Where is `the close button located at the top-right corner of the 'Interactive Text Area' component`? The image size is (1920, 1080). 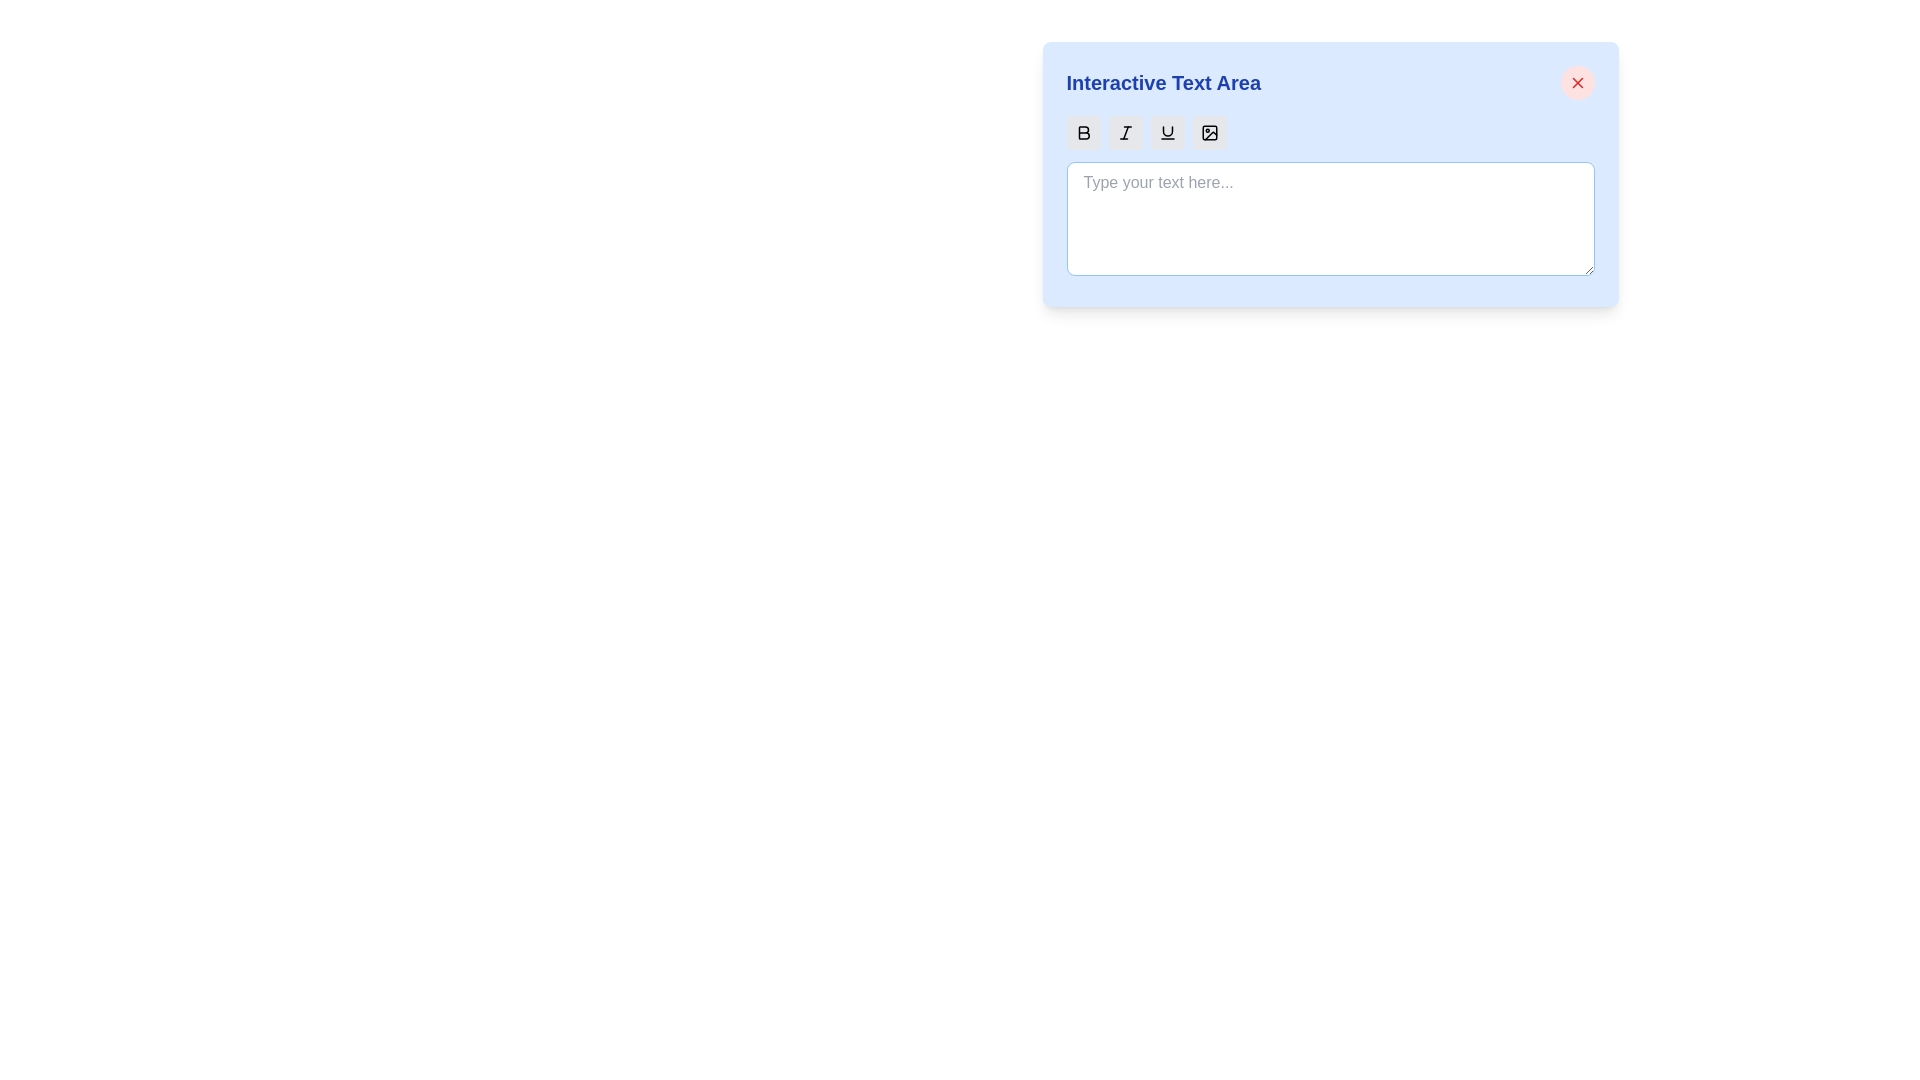
the close button located at the top-right corner of the 'Interactive Text Area' component is located at coordinates (1576, 82).